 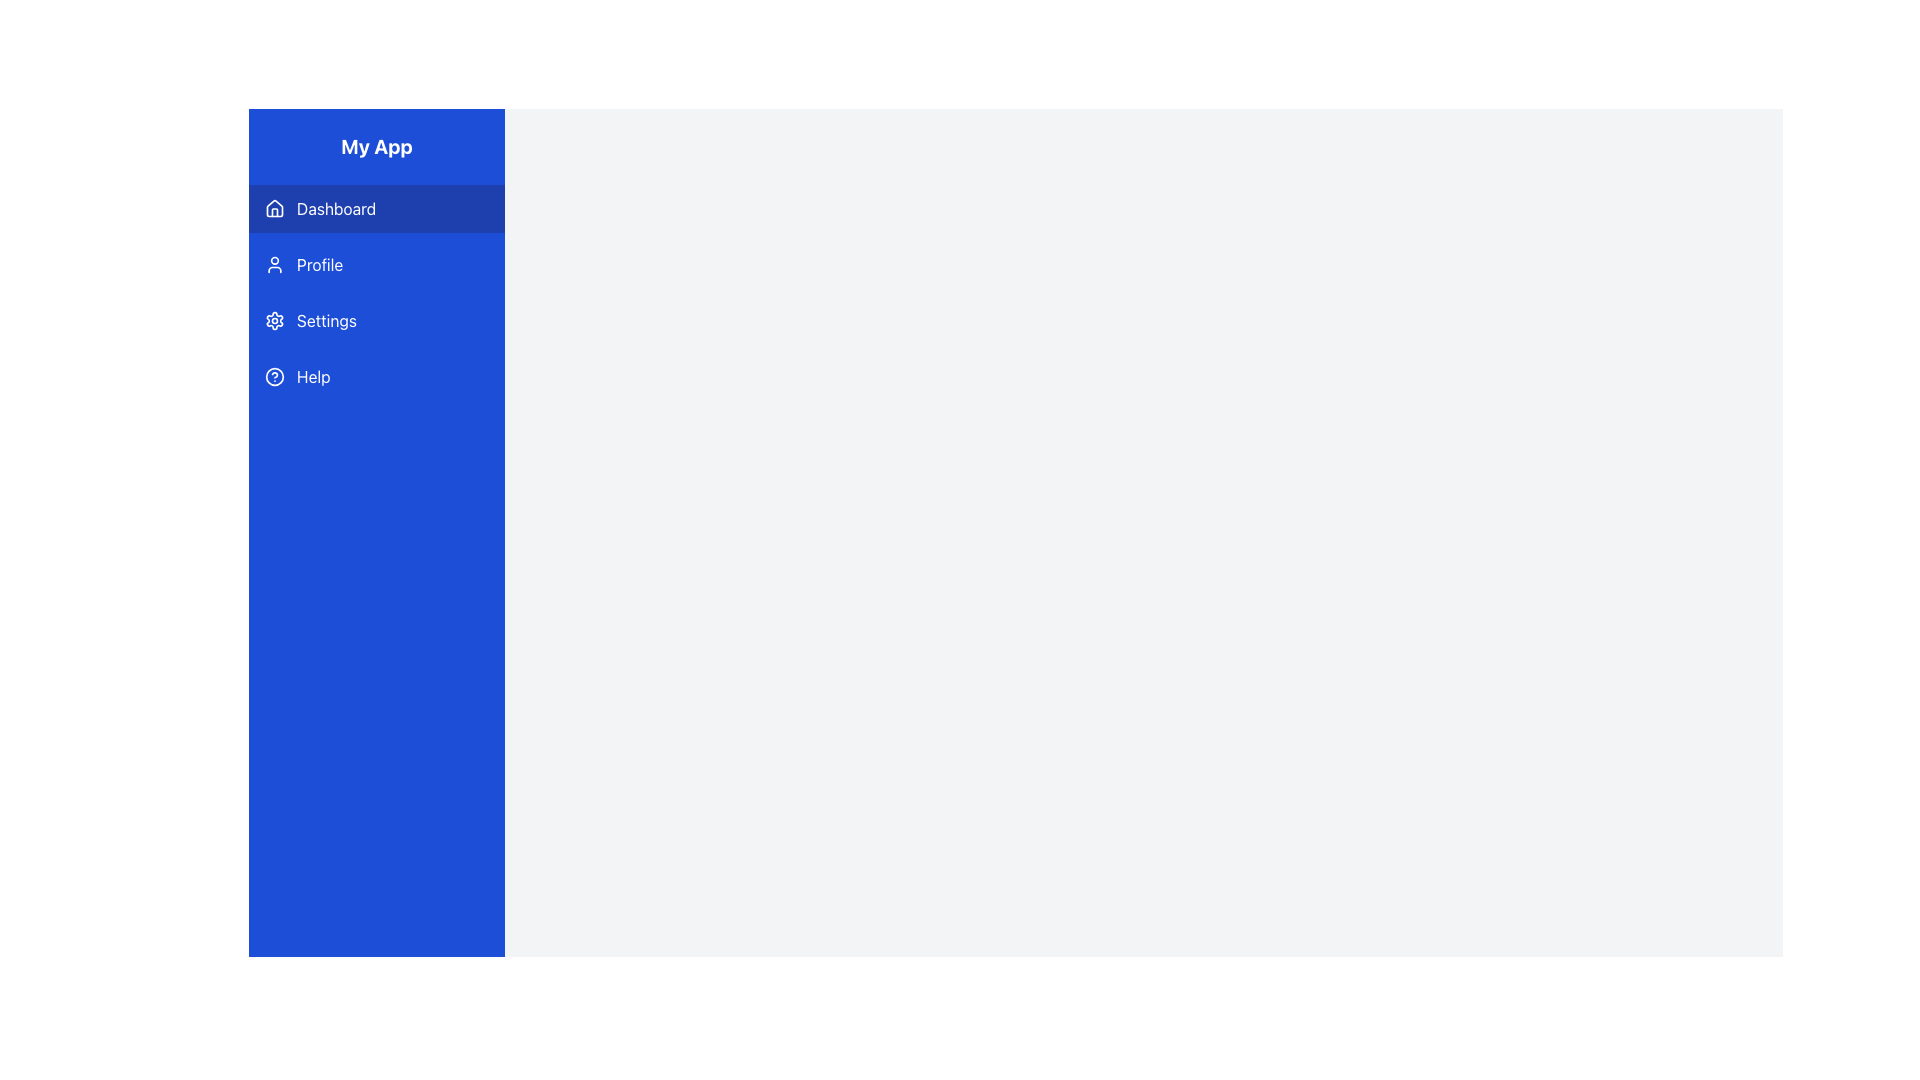 I want to click on the 'Profile' text label in the vertical navigation menu on the left side of the application interface, so click(x=320, y=264).